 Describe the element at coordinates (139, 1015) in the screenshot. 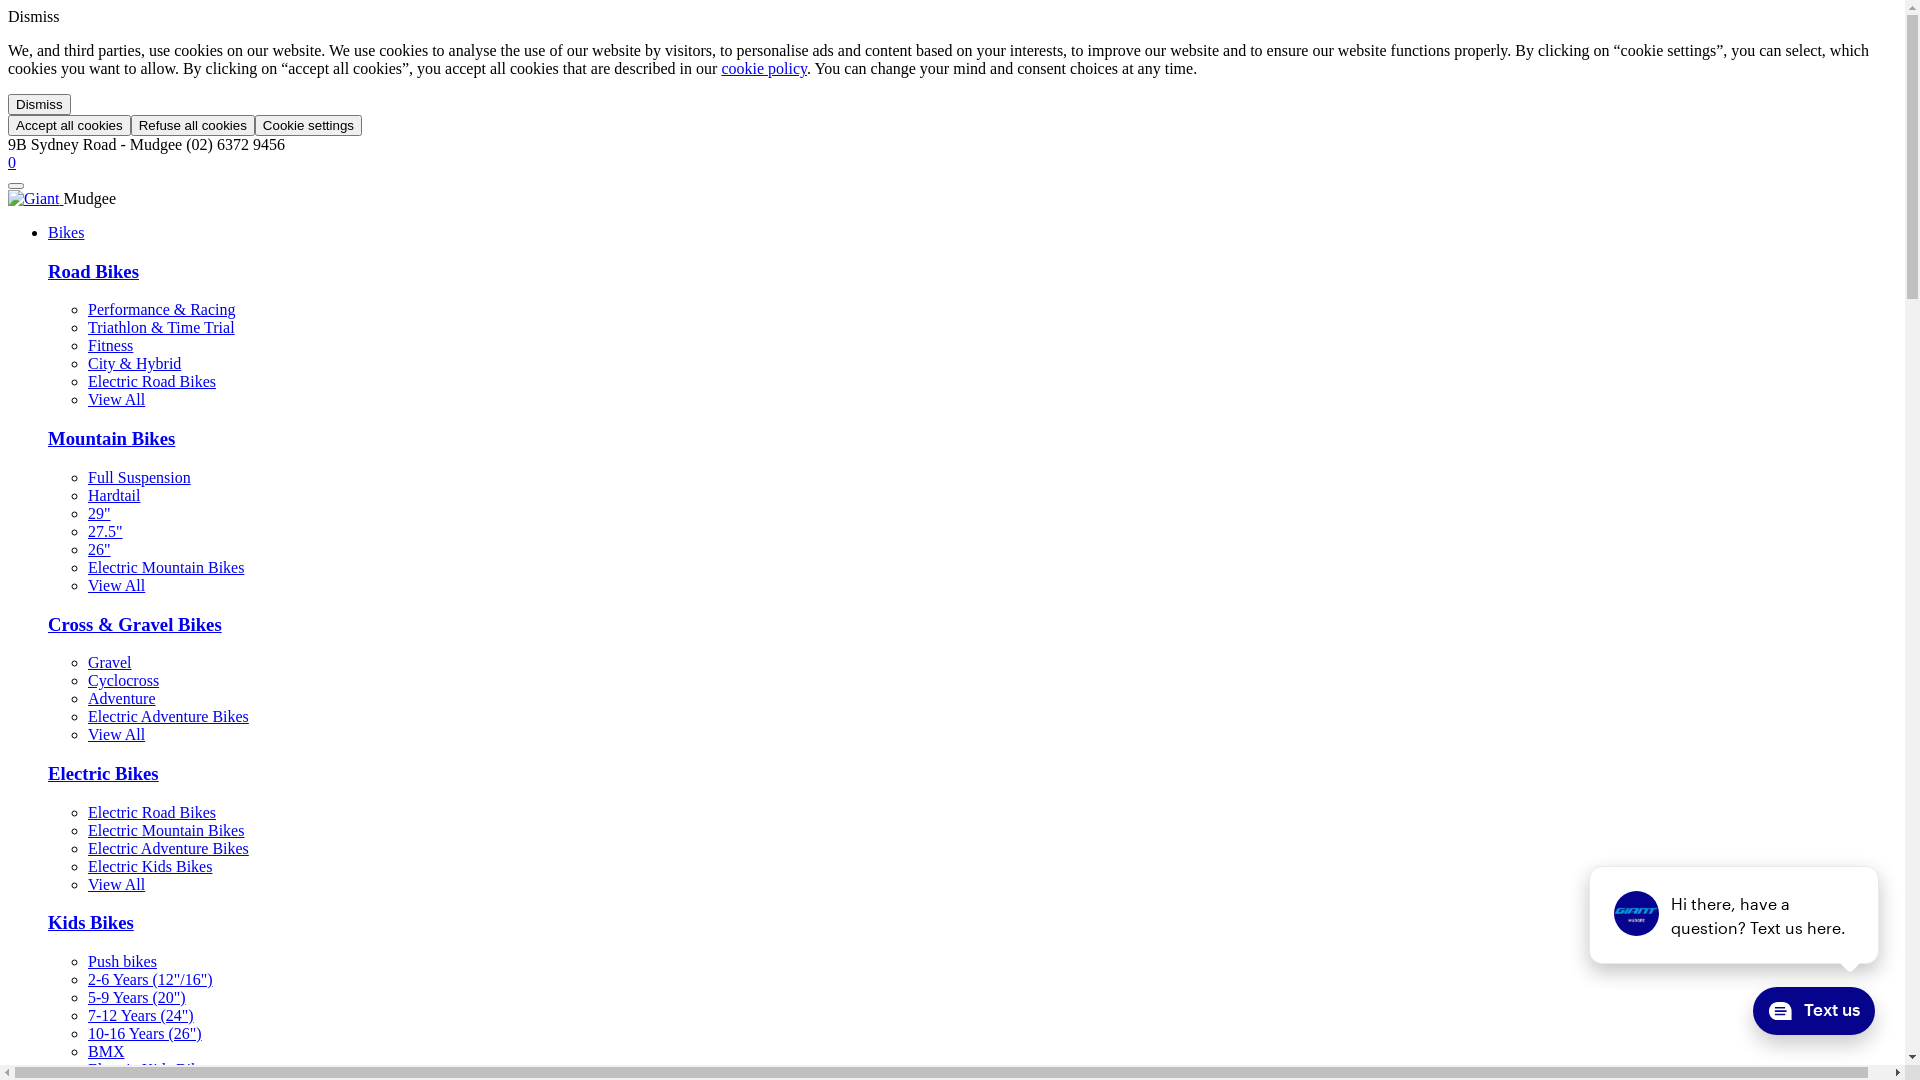

I see `'7-12 Years (24")'` at that location.